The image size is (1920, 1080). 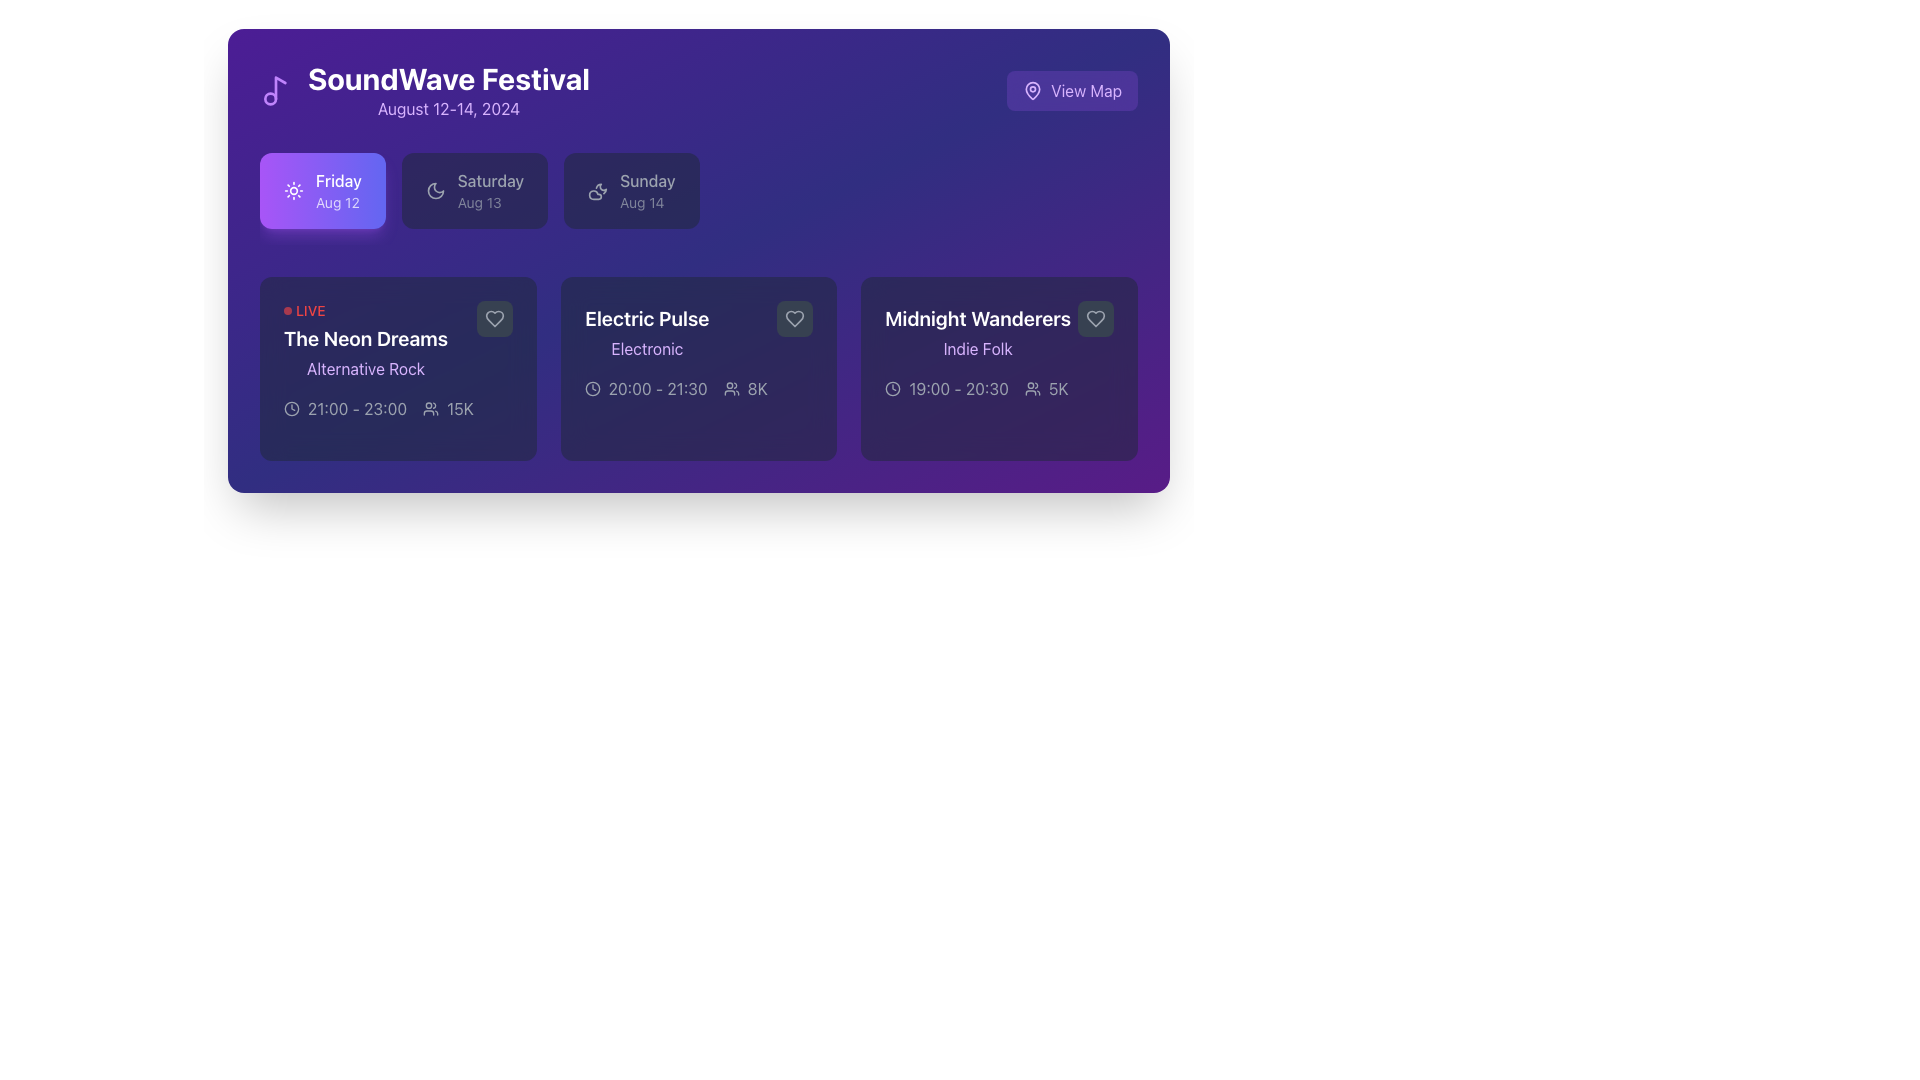 I want to click on the displayed number of attendees for the 'Electric Pulse' event located at the bottom-right corner of the event card, adjacent to the user icon, so click(x=756, y=389).